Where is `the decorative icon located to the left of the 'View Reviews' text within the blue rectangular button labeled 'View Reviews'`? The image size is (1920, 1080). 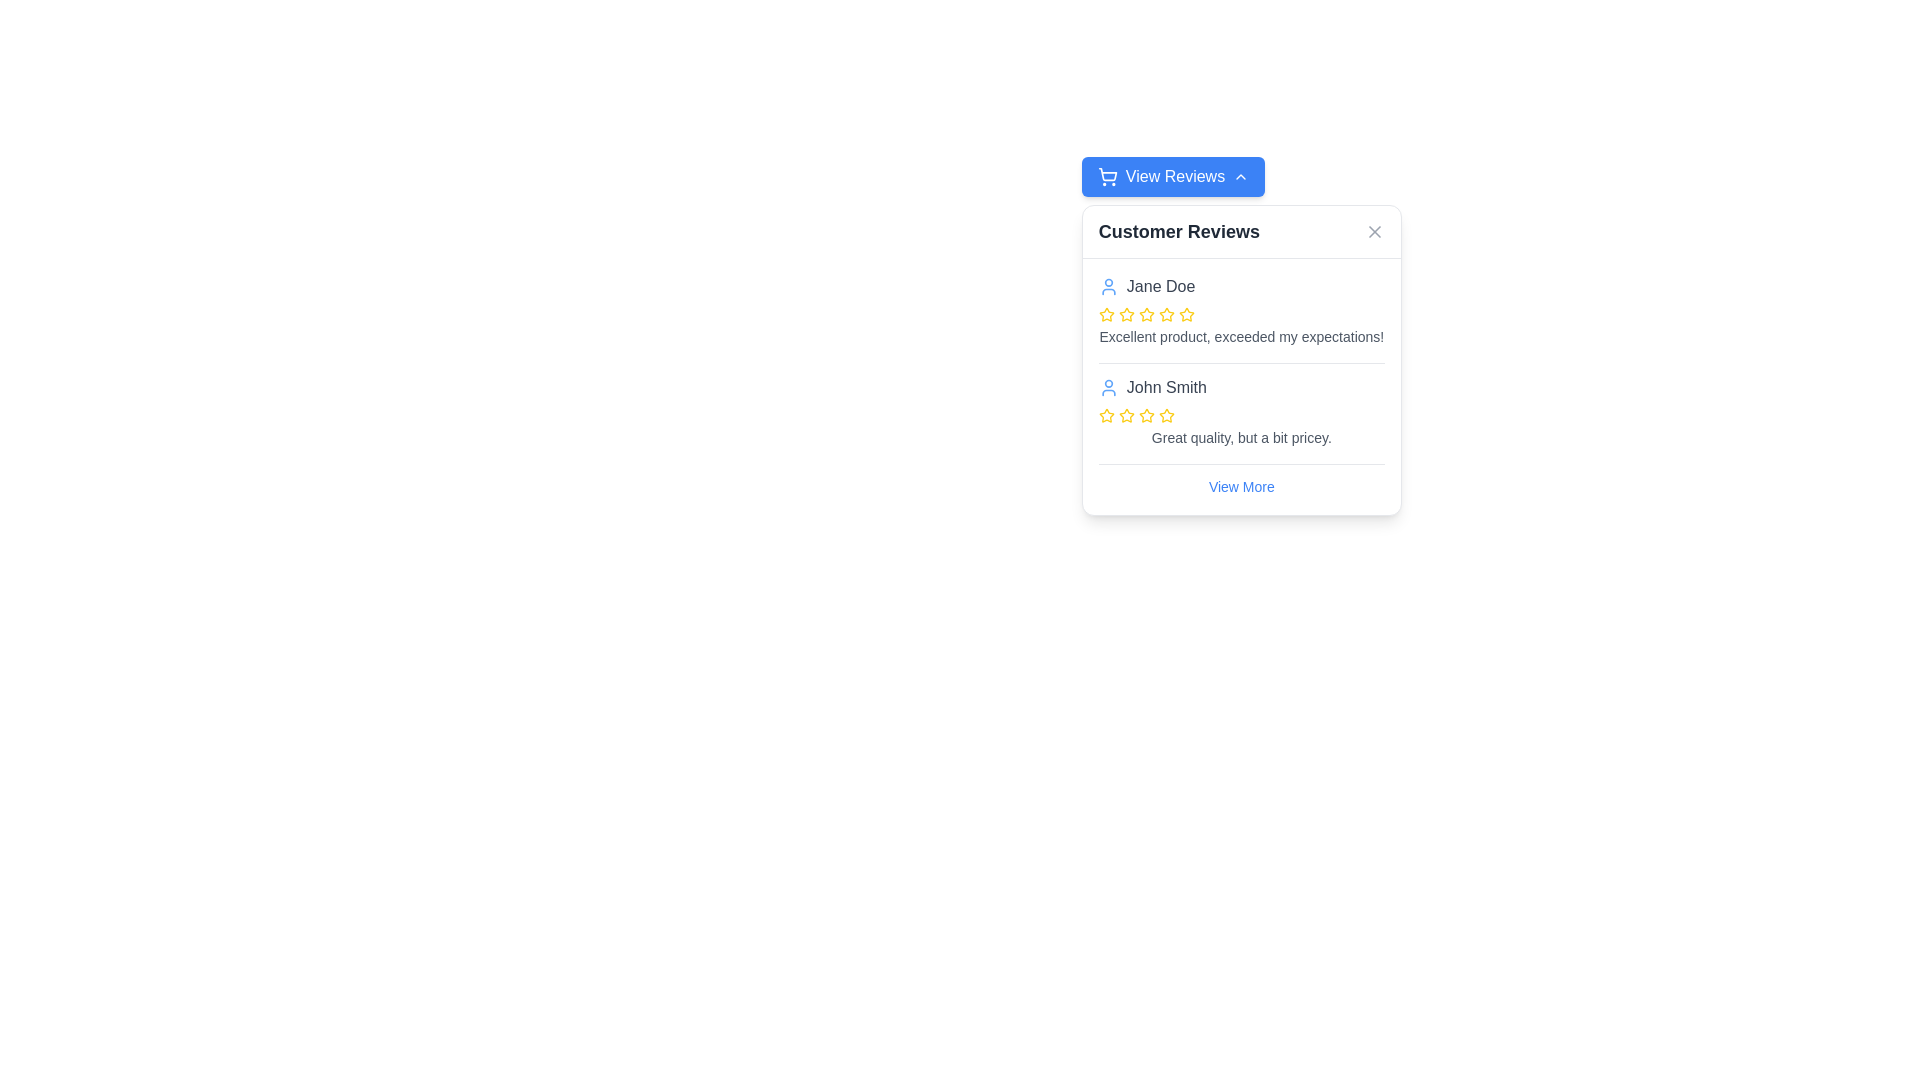 the decorative icon located to the left of the 'View Reviews' text within the blue rectangular button labeled 'View Reviews' is located at coordinates (1106, 176).